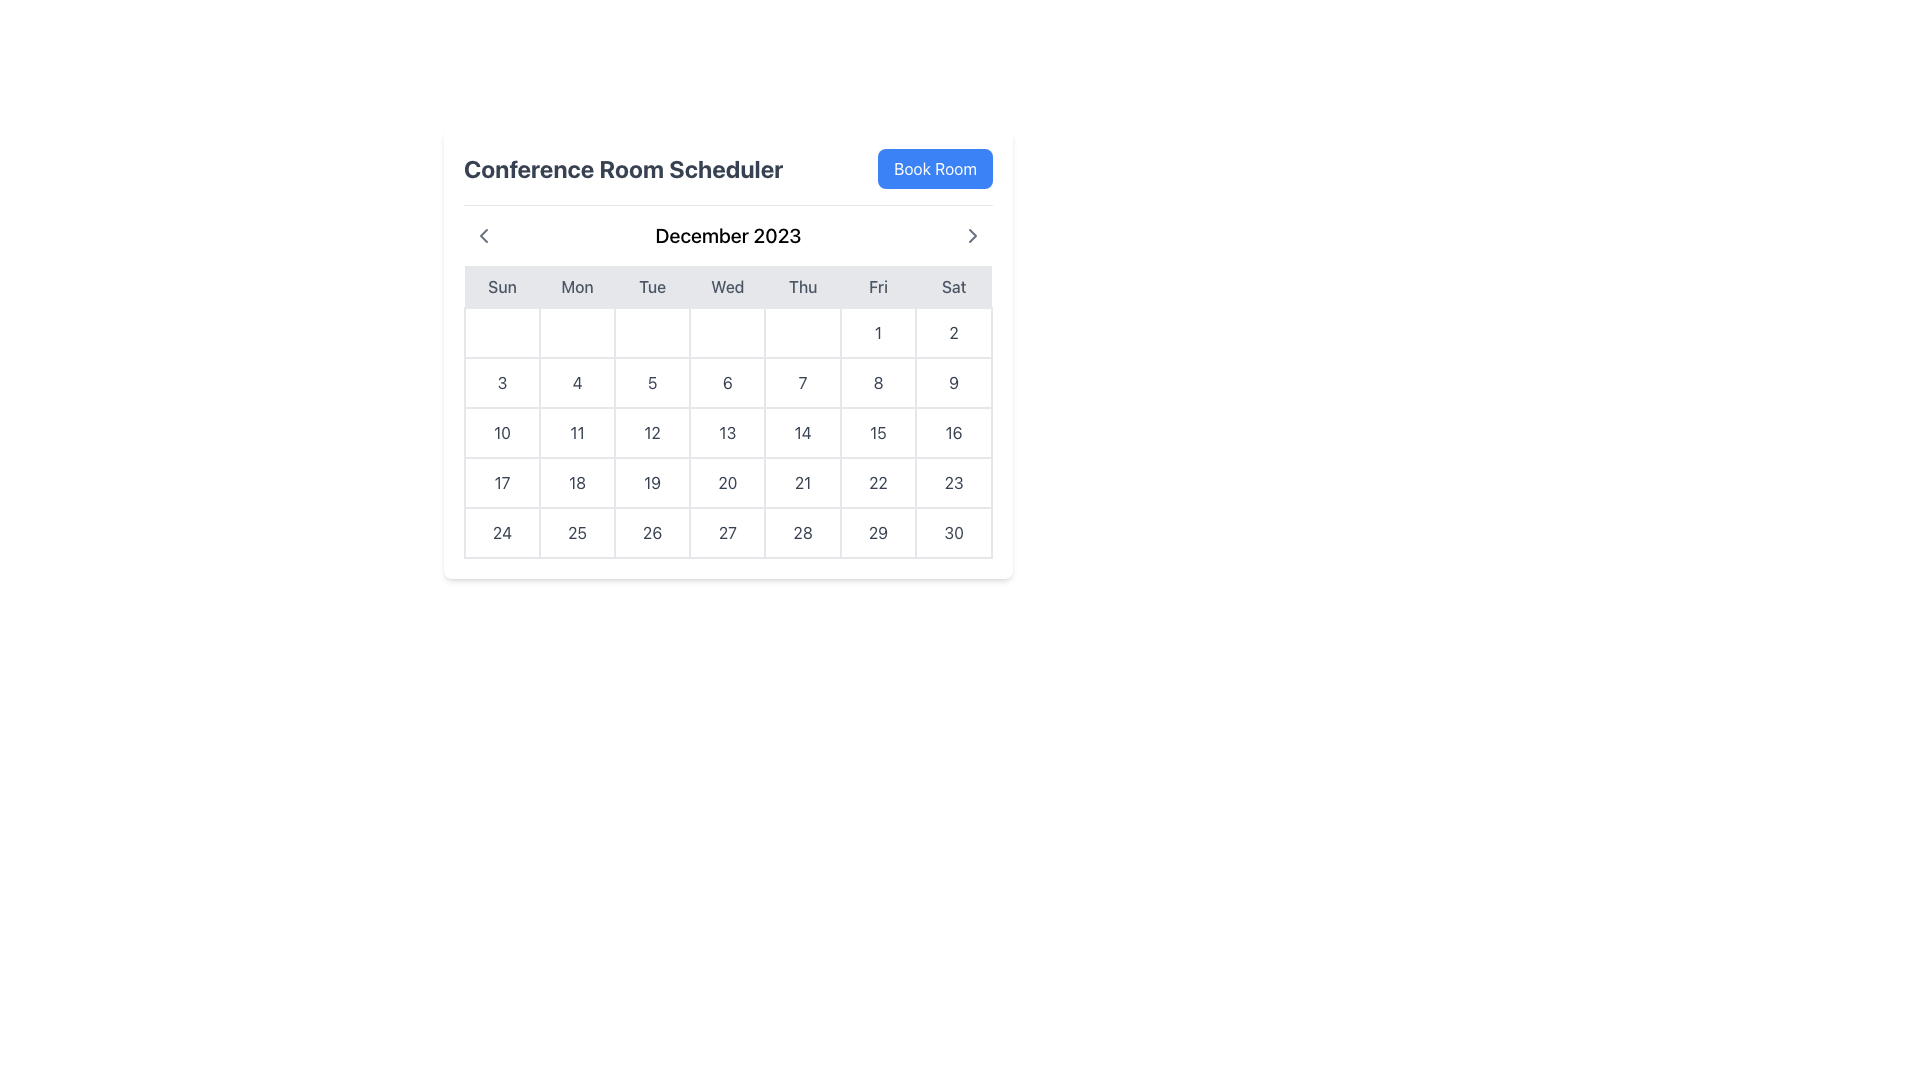 This screenshot has width=1920, height=1080. Describe the element at coordinates (878, 531) in the screenshot. I see `the clickable calendar date box containing the text '29'` at that location.